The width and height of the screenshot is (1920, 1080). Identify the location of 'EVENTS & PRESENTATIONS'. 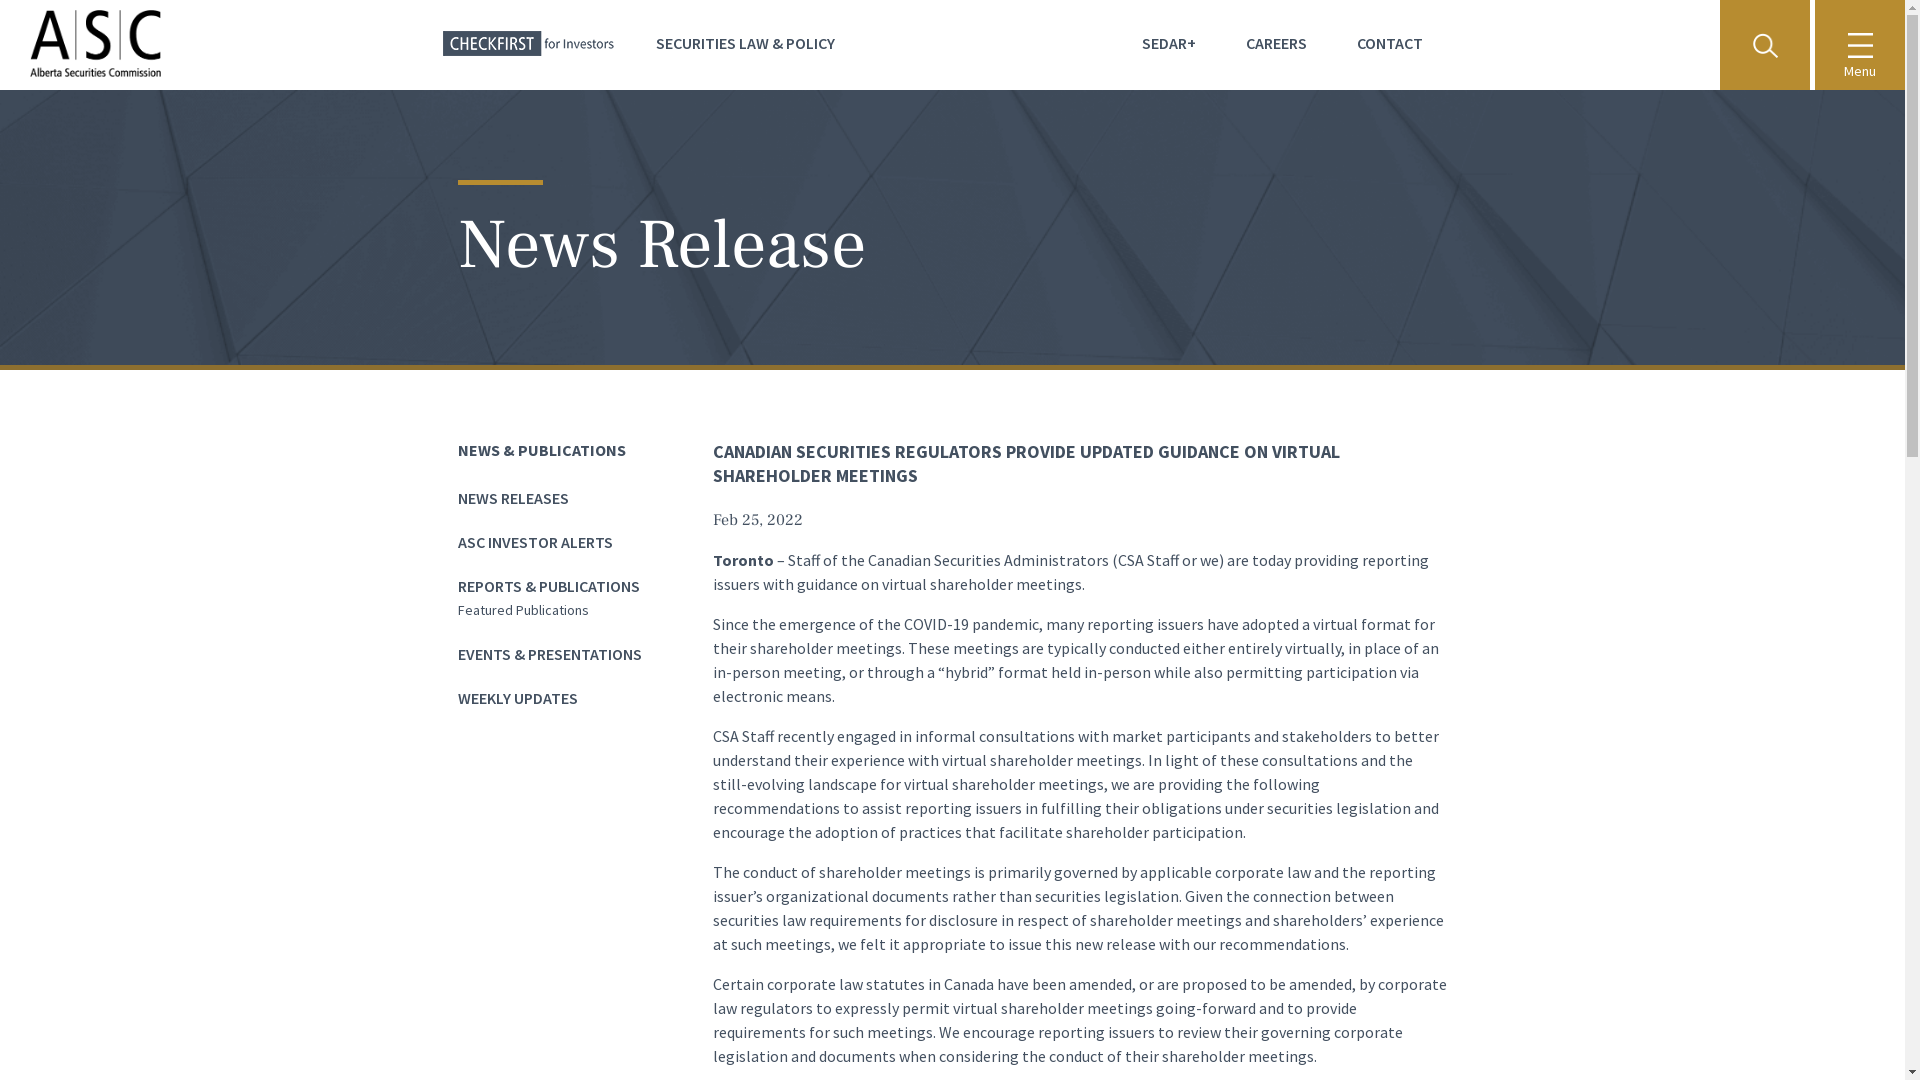
(456, 654).